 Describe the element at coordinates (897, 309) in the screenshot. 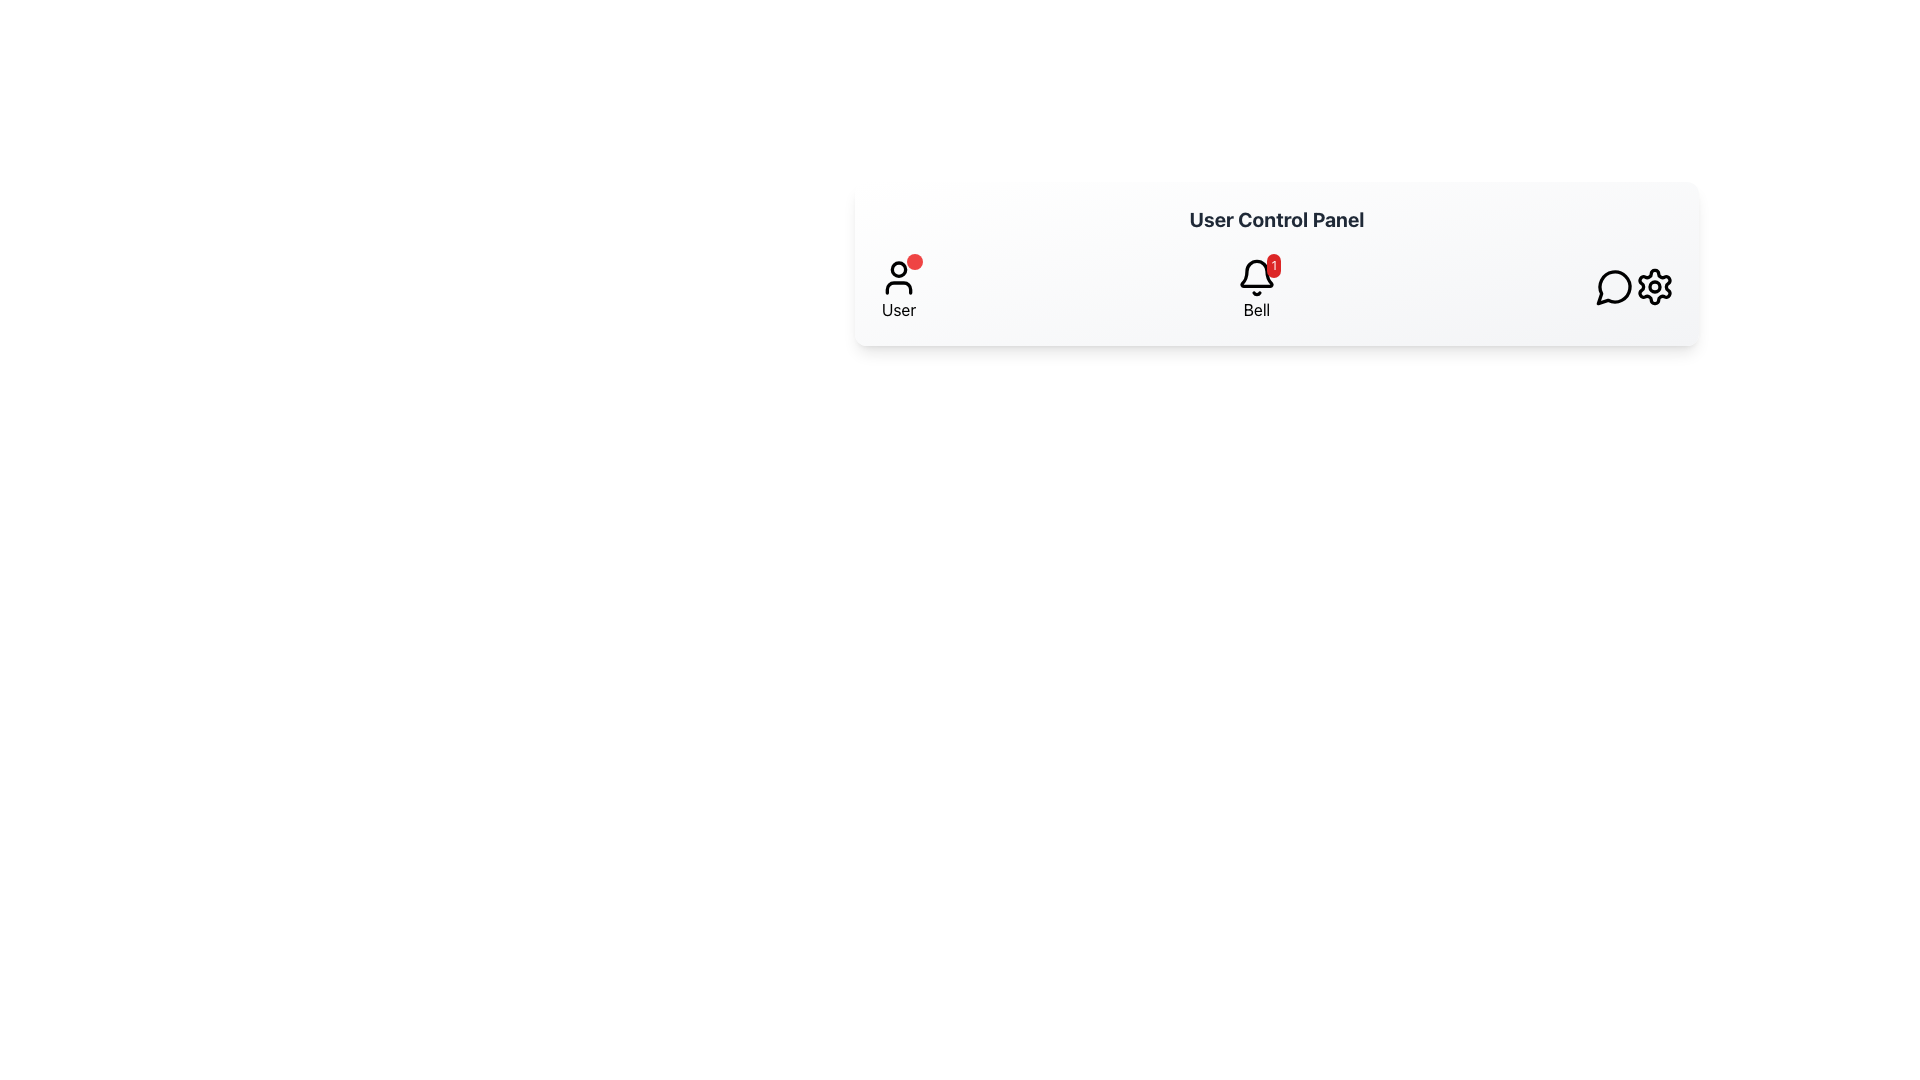

I see `the static label or text located beneath the user profile icon, which serves as a description for user functionalities` at that location.